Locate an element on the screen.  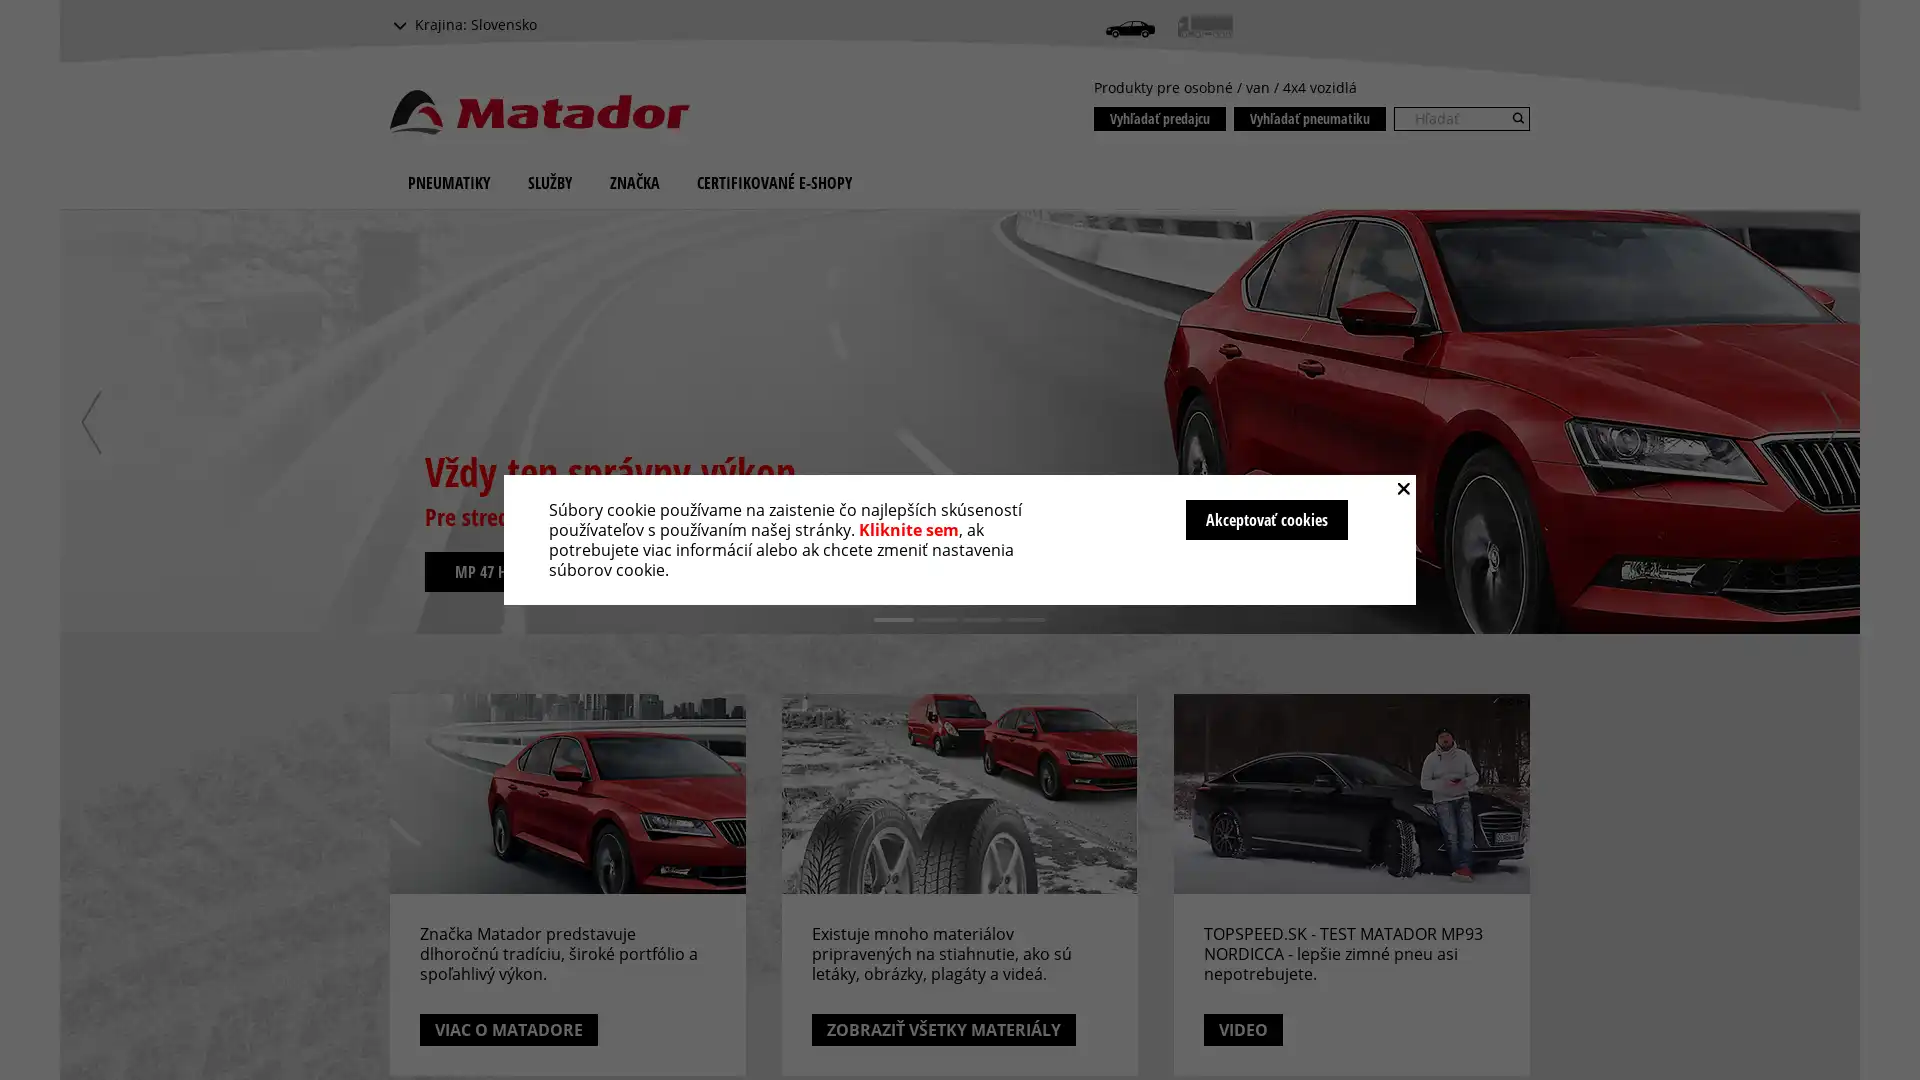
previous is located at coordinates (89, 420).